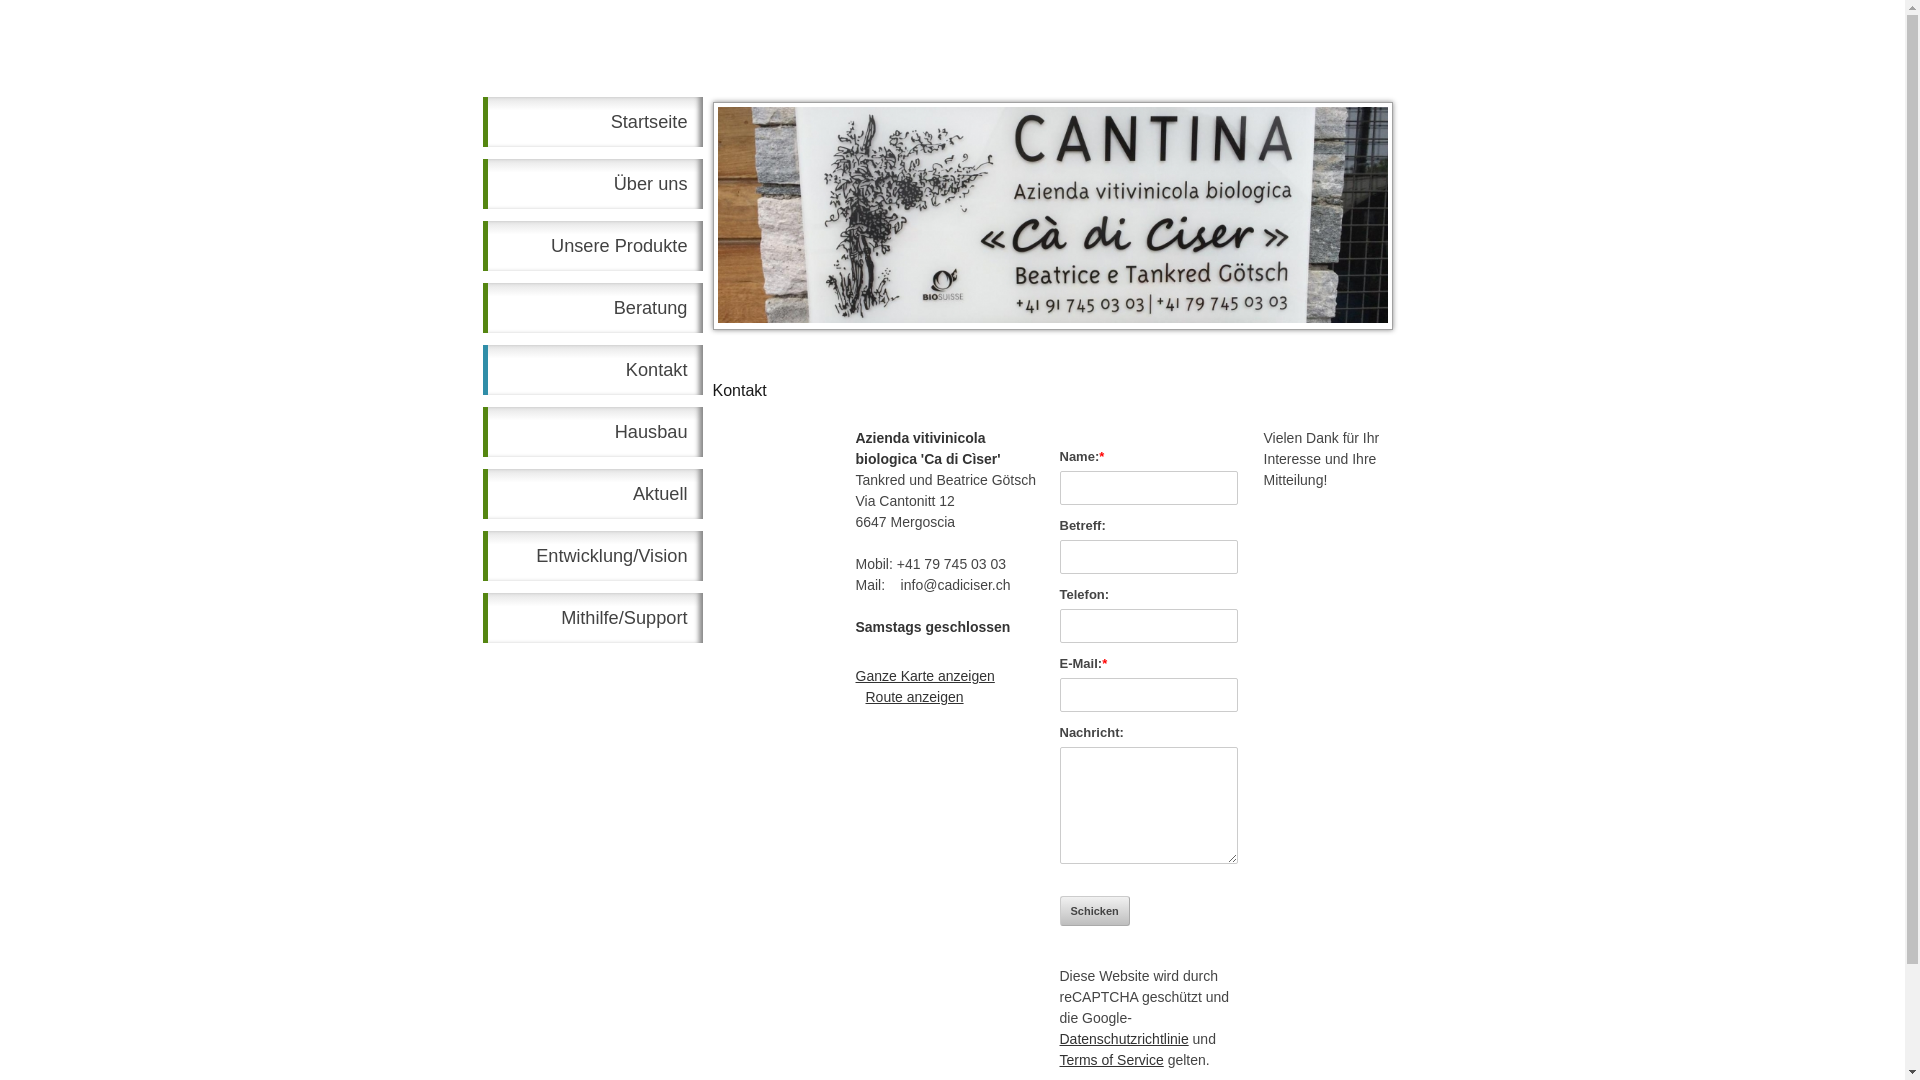 The height and width of the screenshot is (1080, 1920). What do you see at coordinates (590, 493) in the screenshot?
I see `'Aktuell'` at bounding box center [590, 493].